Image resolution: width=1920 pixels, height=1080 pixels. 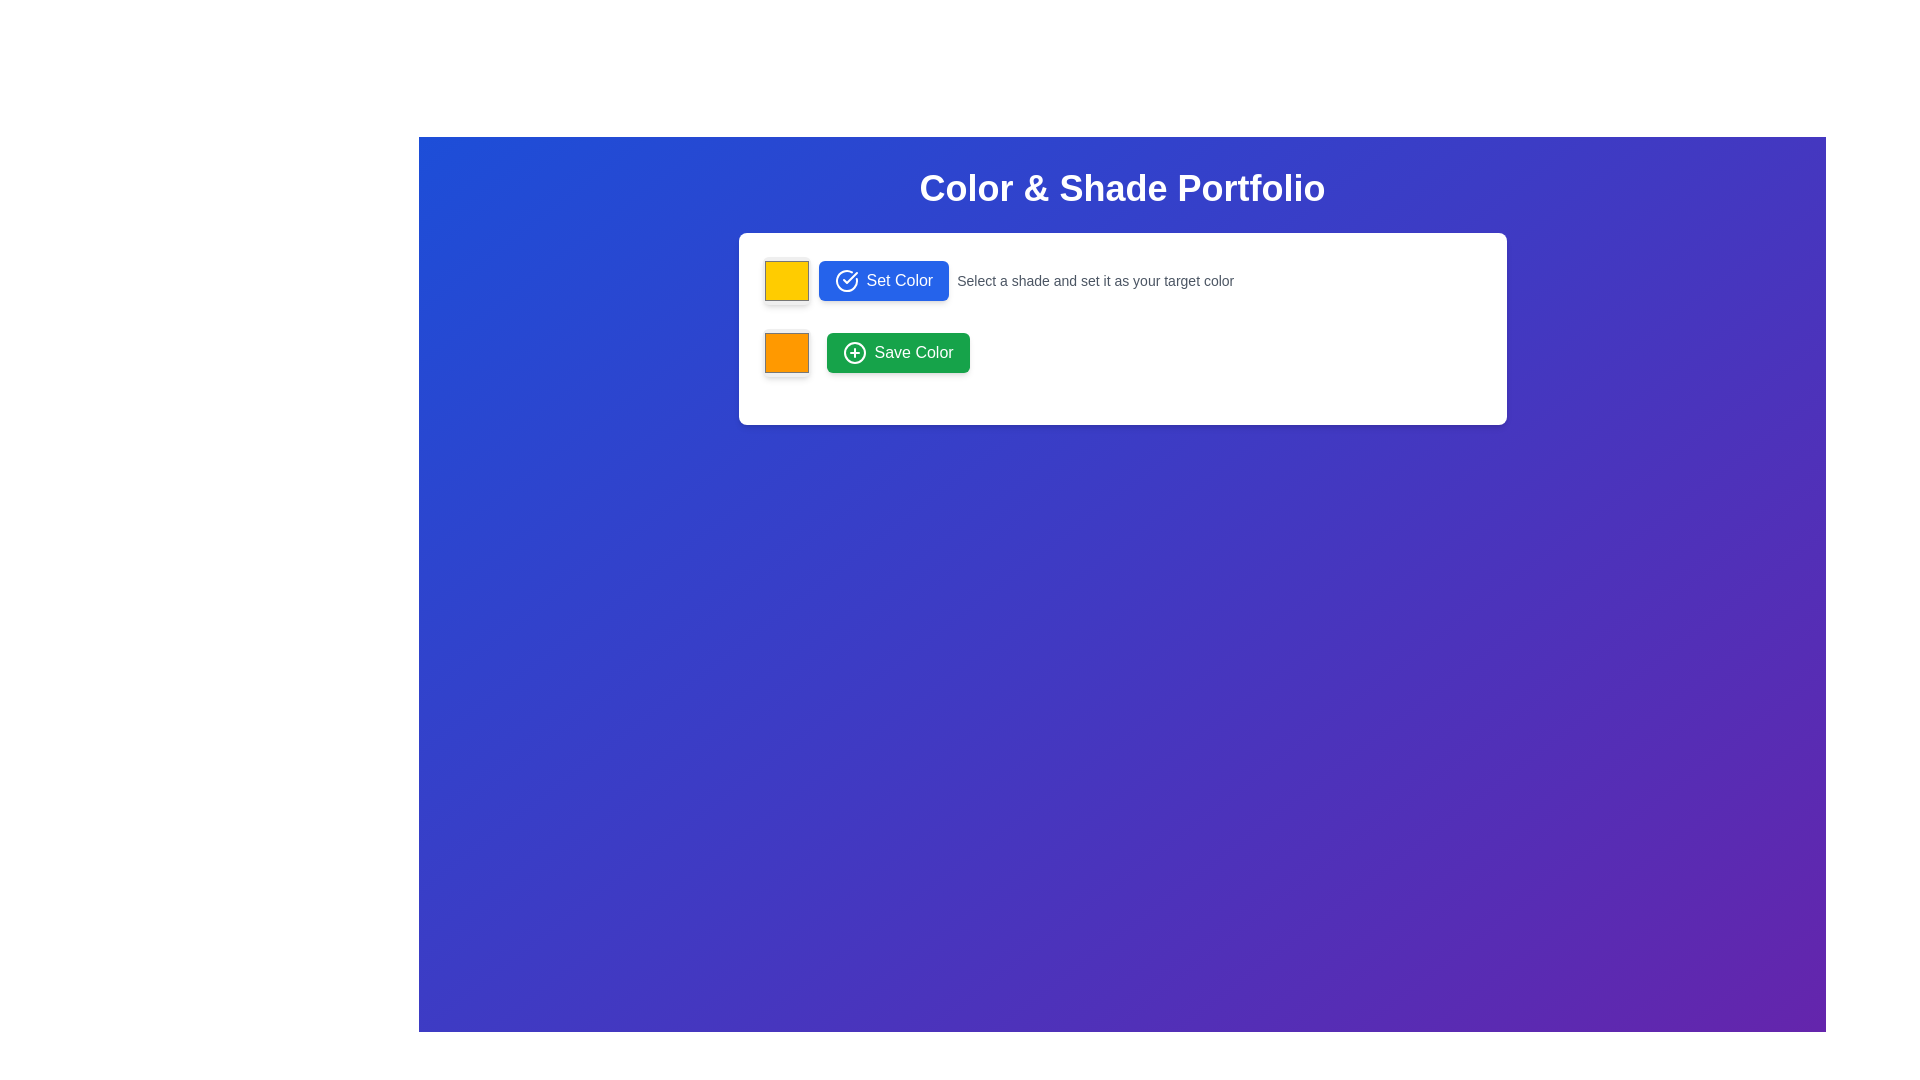 What do you see at coordinates (854, 352) in the screenshot?
I see `the decorative icon within the 'Save Color' button located at the lower-right corner of the rectangular white panel` at bounding box center [854, 352].